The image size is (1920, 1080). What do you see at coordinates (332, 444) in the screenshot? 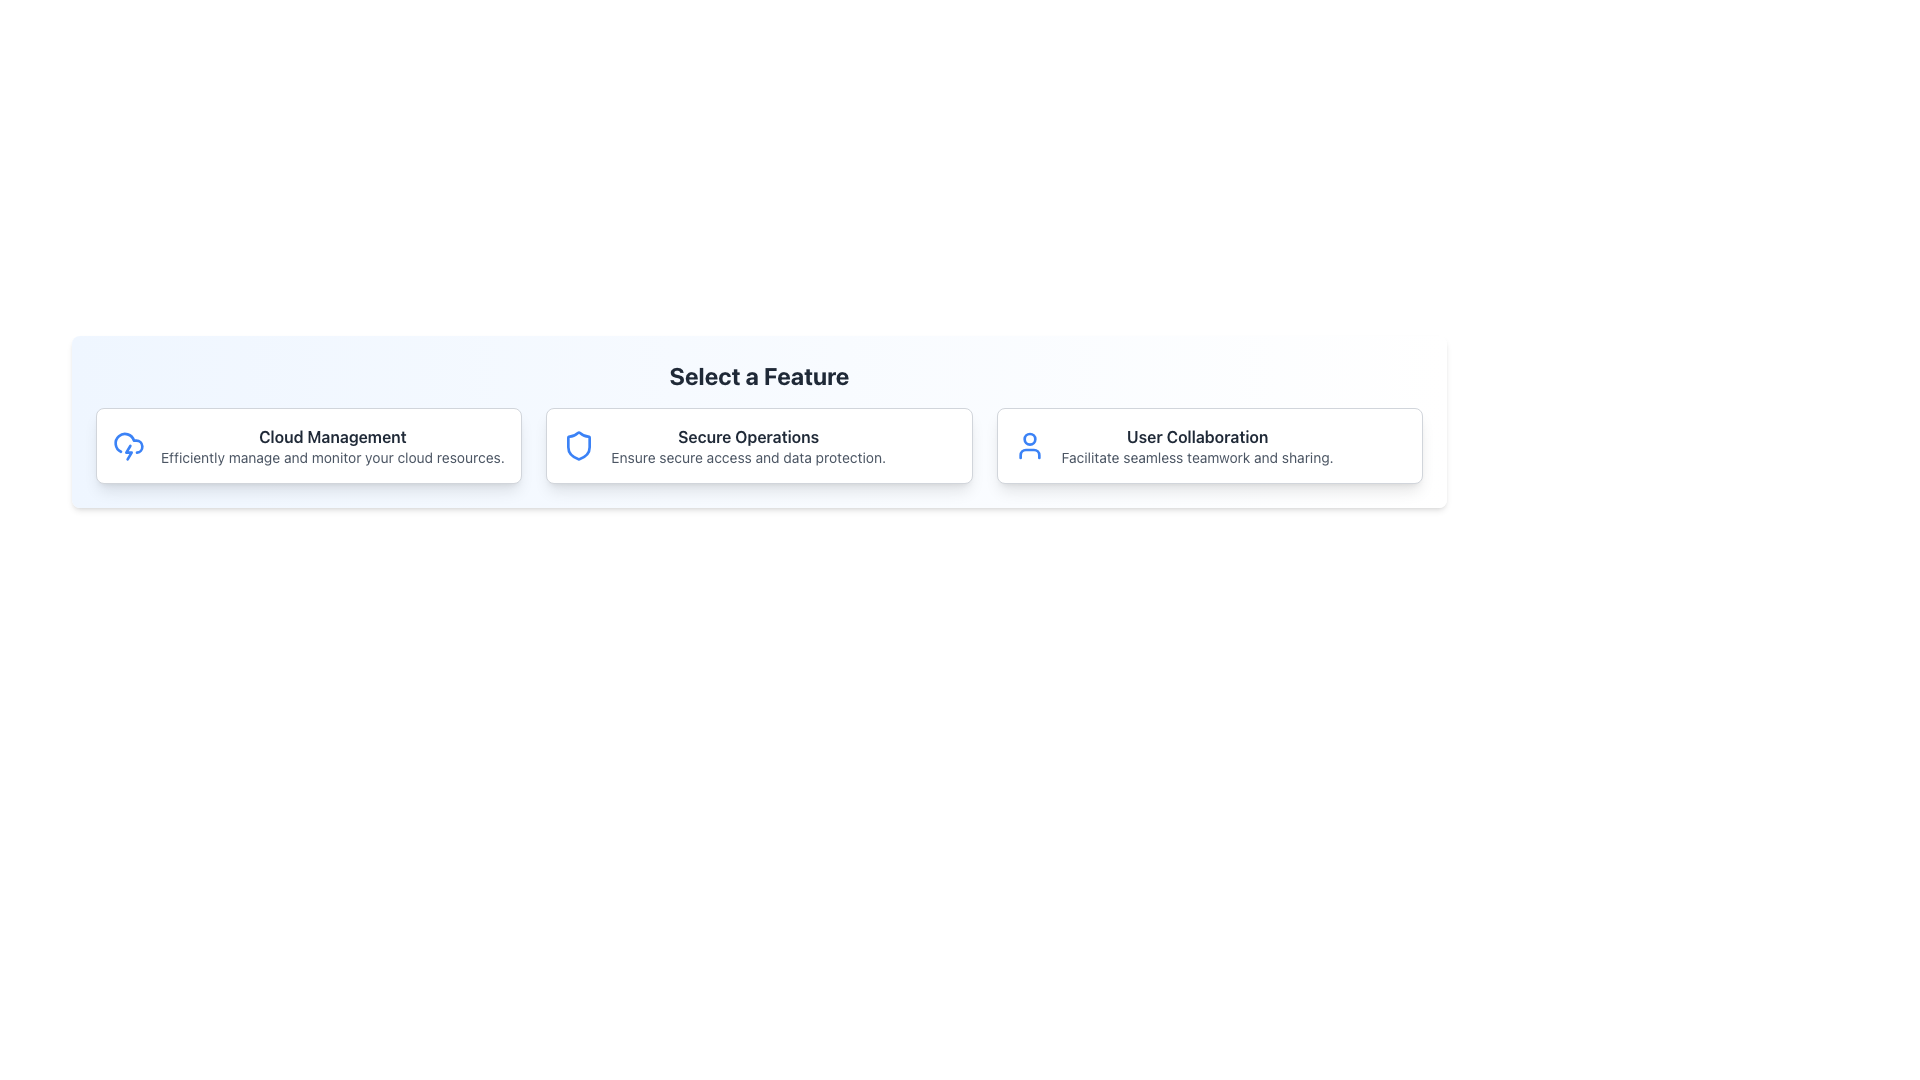
I see `textual information block titled 'Cloud Management' which contains a description about managing cloud resources` at bounding box center [332, 444].